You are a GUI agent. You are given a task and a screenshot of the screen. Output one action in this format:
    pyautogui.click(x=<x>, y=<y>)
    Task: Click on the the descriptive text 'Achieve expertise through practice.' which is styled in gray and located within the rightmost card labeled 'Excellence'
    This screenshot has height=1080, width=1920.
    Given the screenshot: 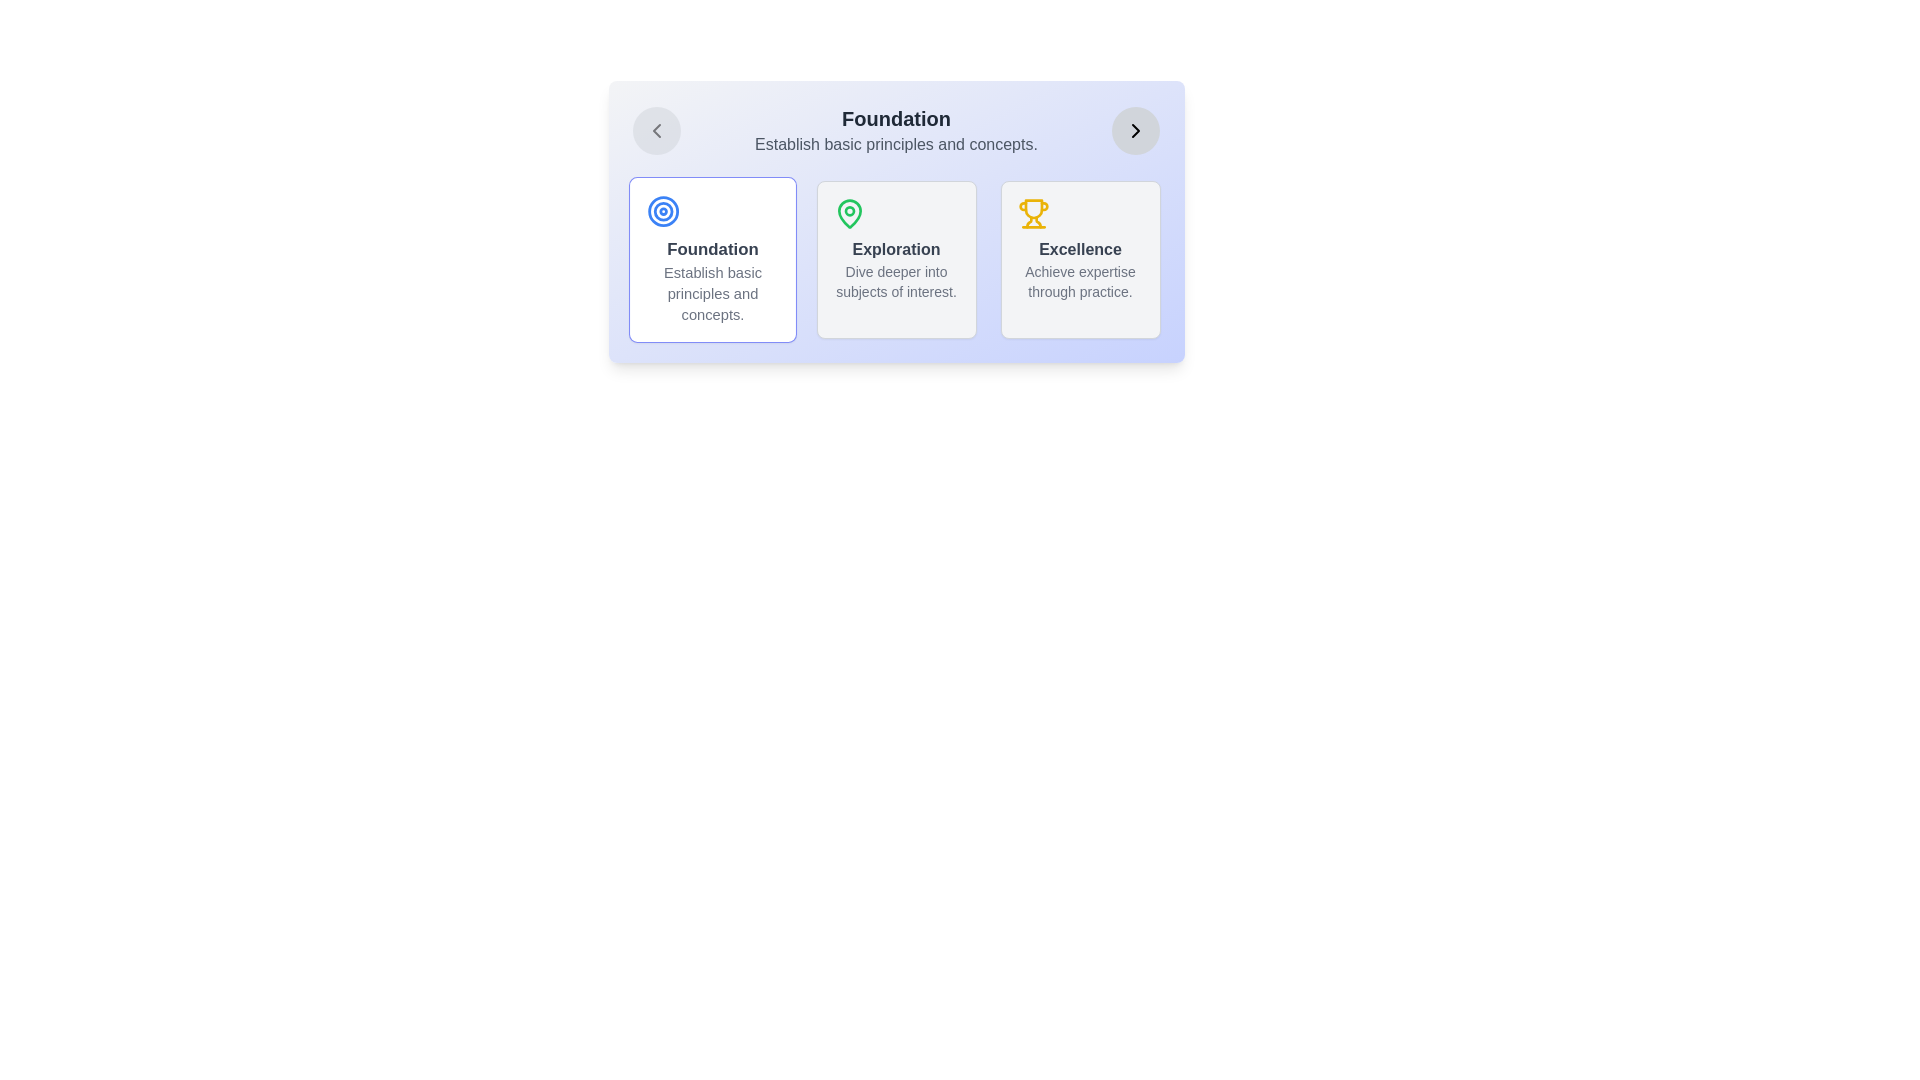 What is the action you would take?
    pyautogui.click(x=1079, y=281)
    